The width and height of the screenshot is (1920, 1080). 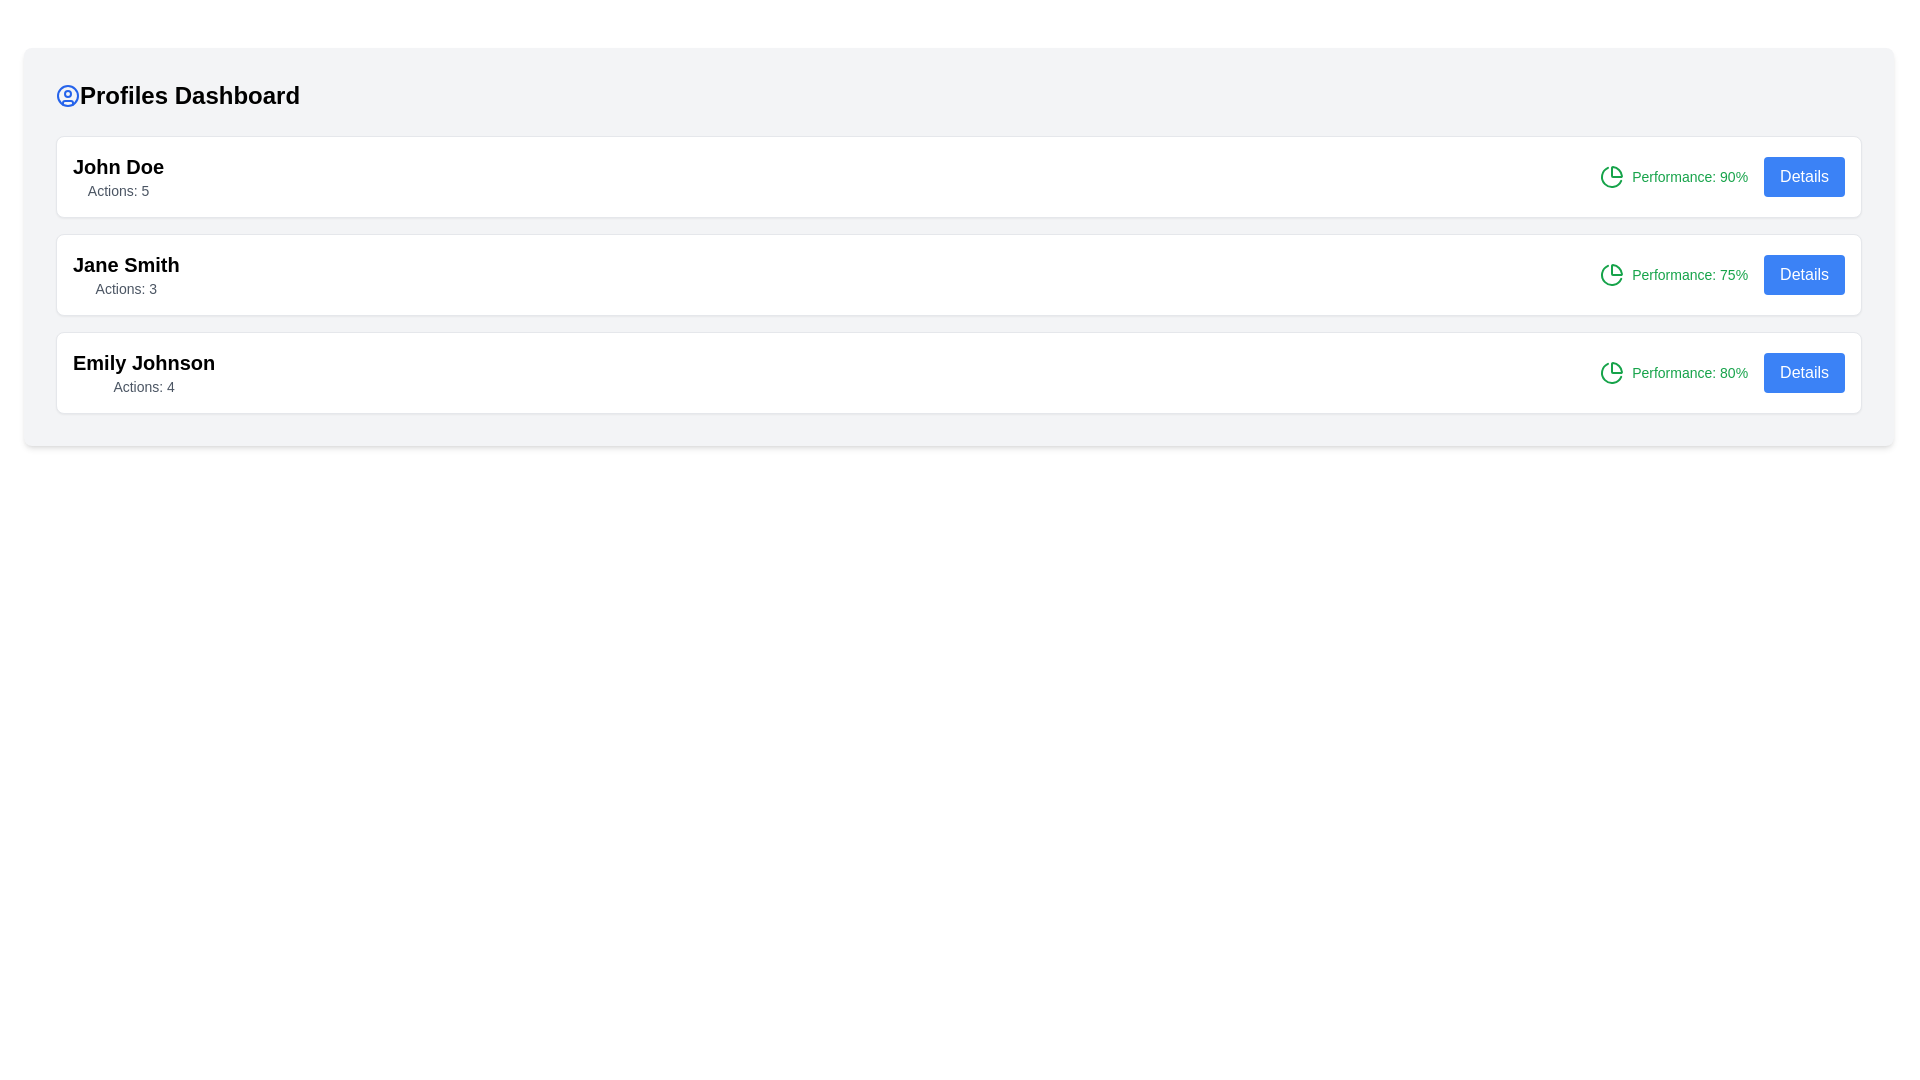 What do you see at coordinates (1804, 373) in the screenshot?
I see `the blue 'Details' button with rounded corners located at the far right of the performance summary row` at bounding box center [1804, 373].